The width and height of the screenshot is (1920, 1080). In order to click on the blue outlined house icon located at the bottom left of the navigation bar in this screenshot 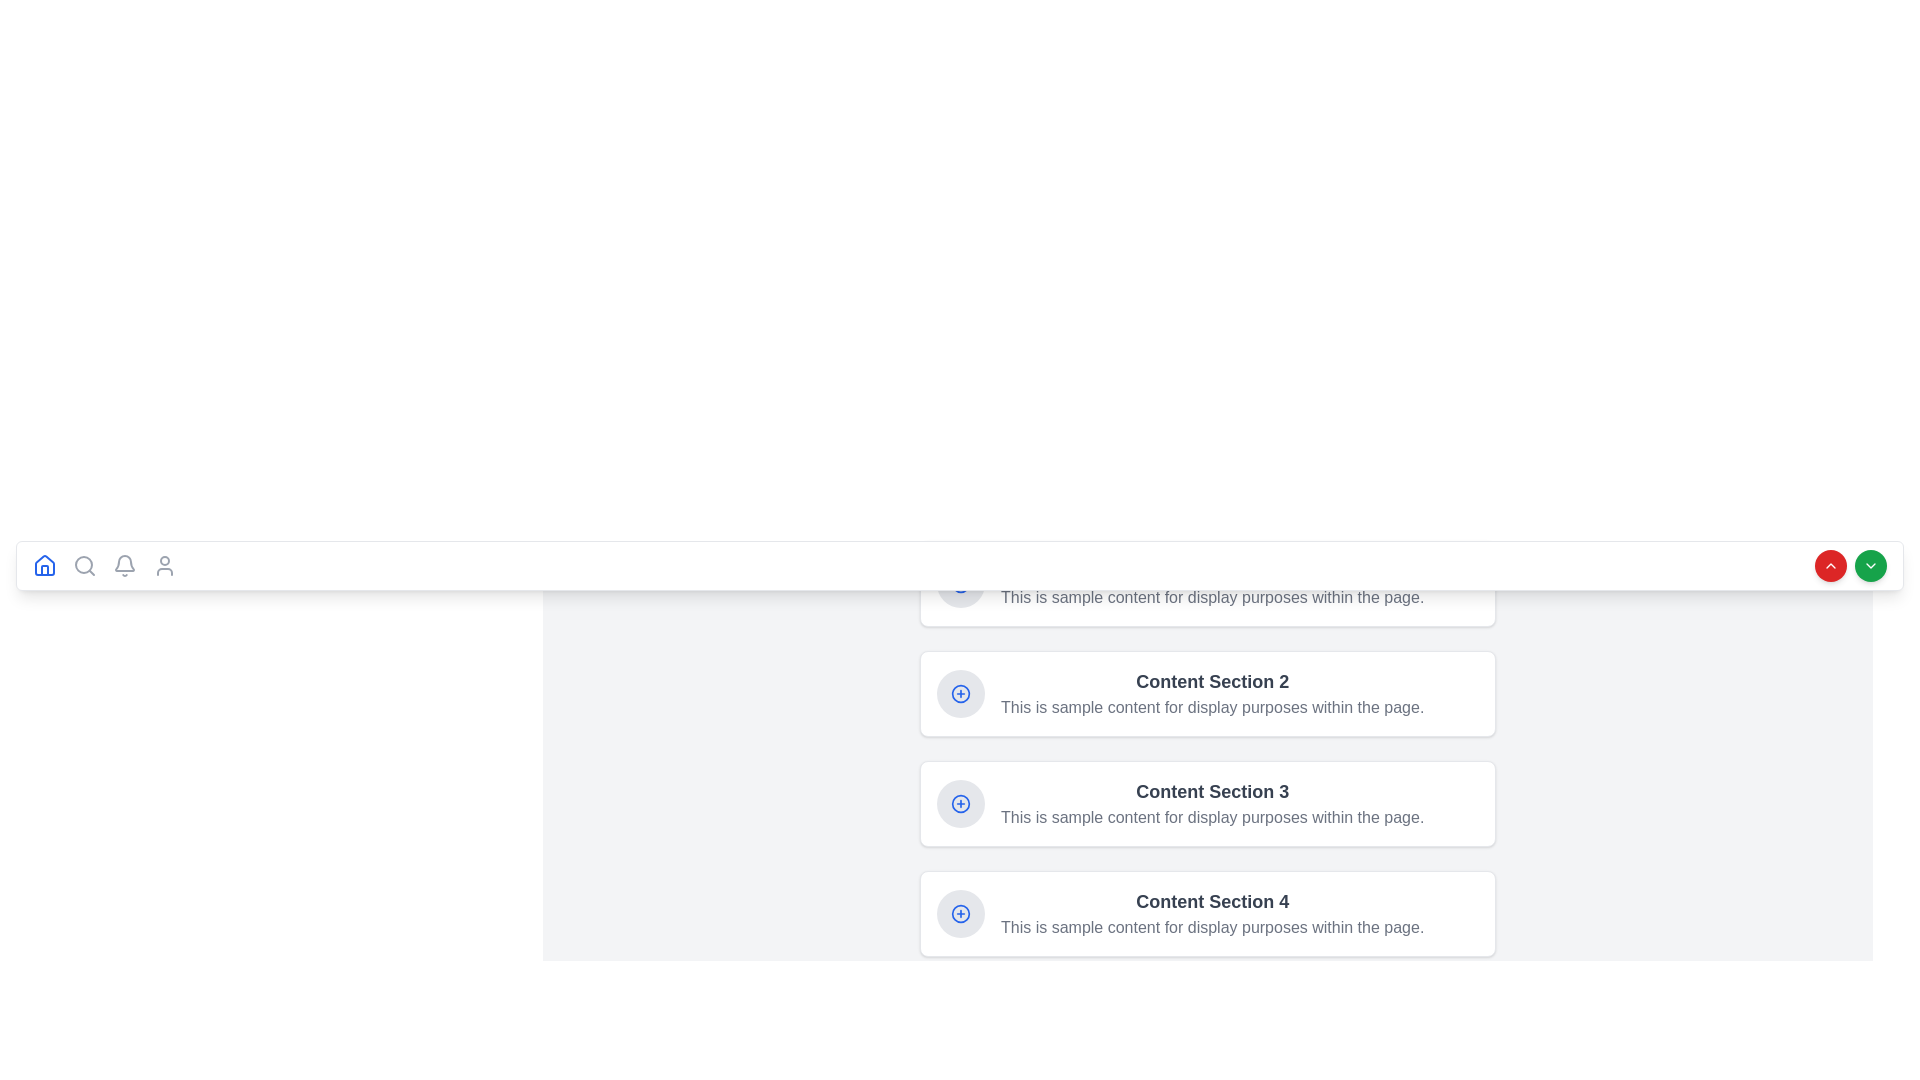, I will do `click(44, 564)`.